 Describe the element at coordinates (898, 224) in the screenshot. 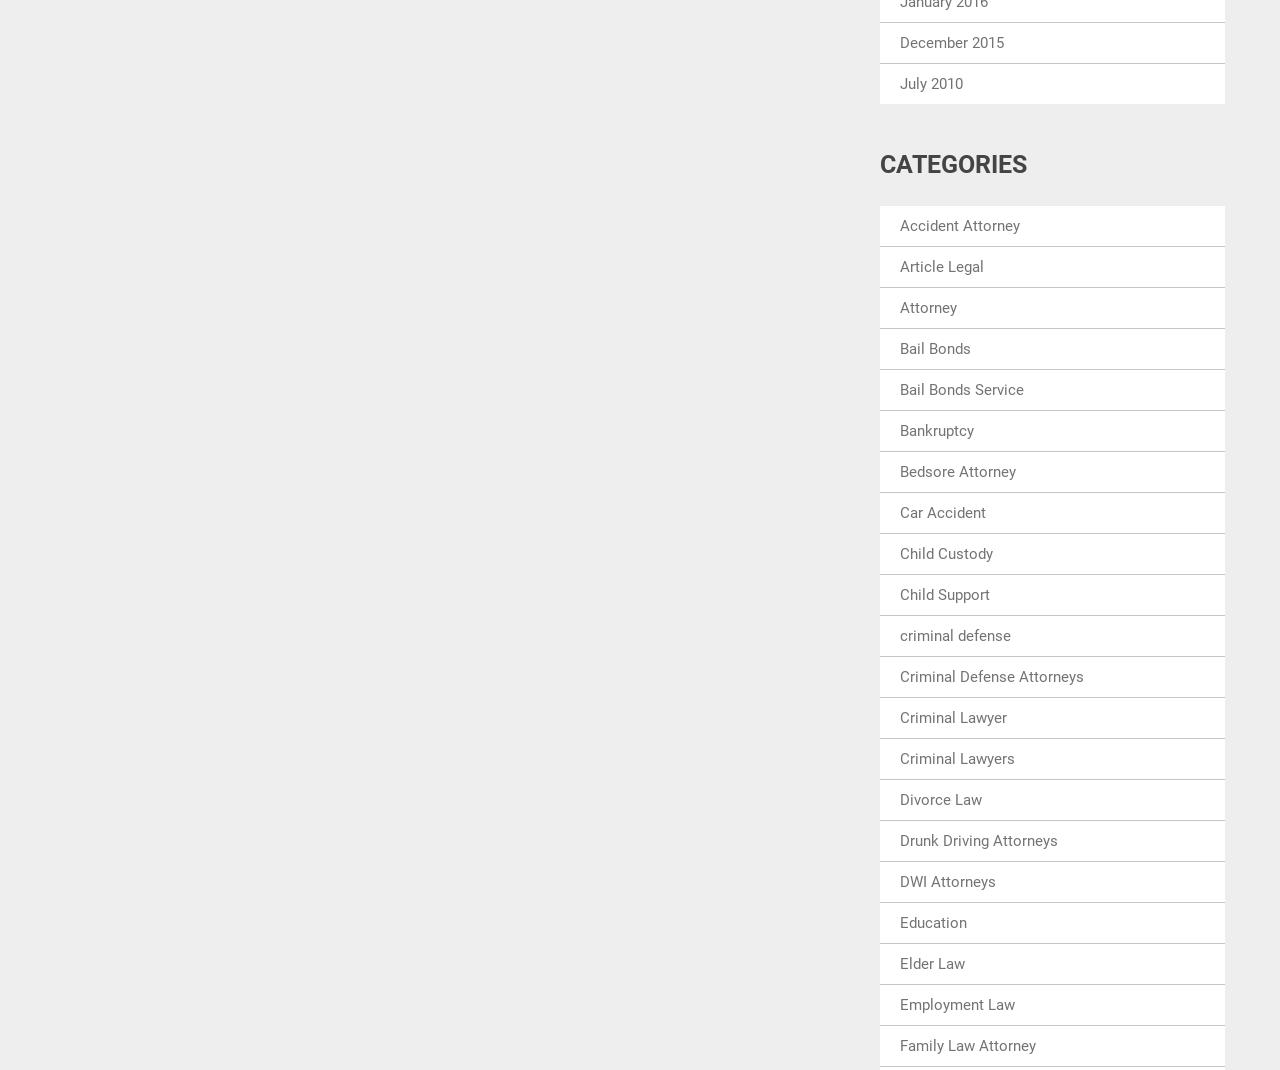

I see `'Accident Attorney'` at that location.